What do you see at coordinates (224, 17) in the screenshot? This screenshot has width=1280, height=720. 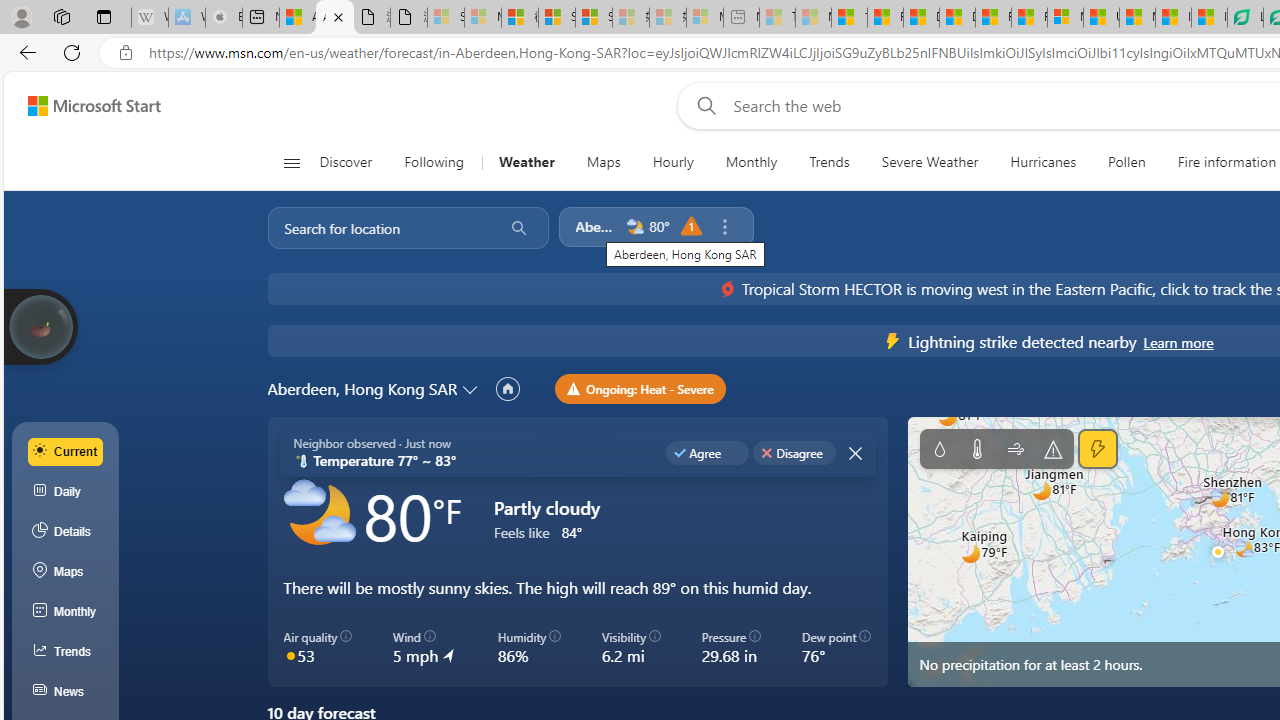 I see `'Buy iPad - Apple - Sleeping'` at bounding box center [224, 17].